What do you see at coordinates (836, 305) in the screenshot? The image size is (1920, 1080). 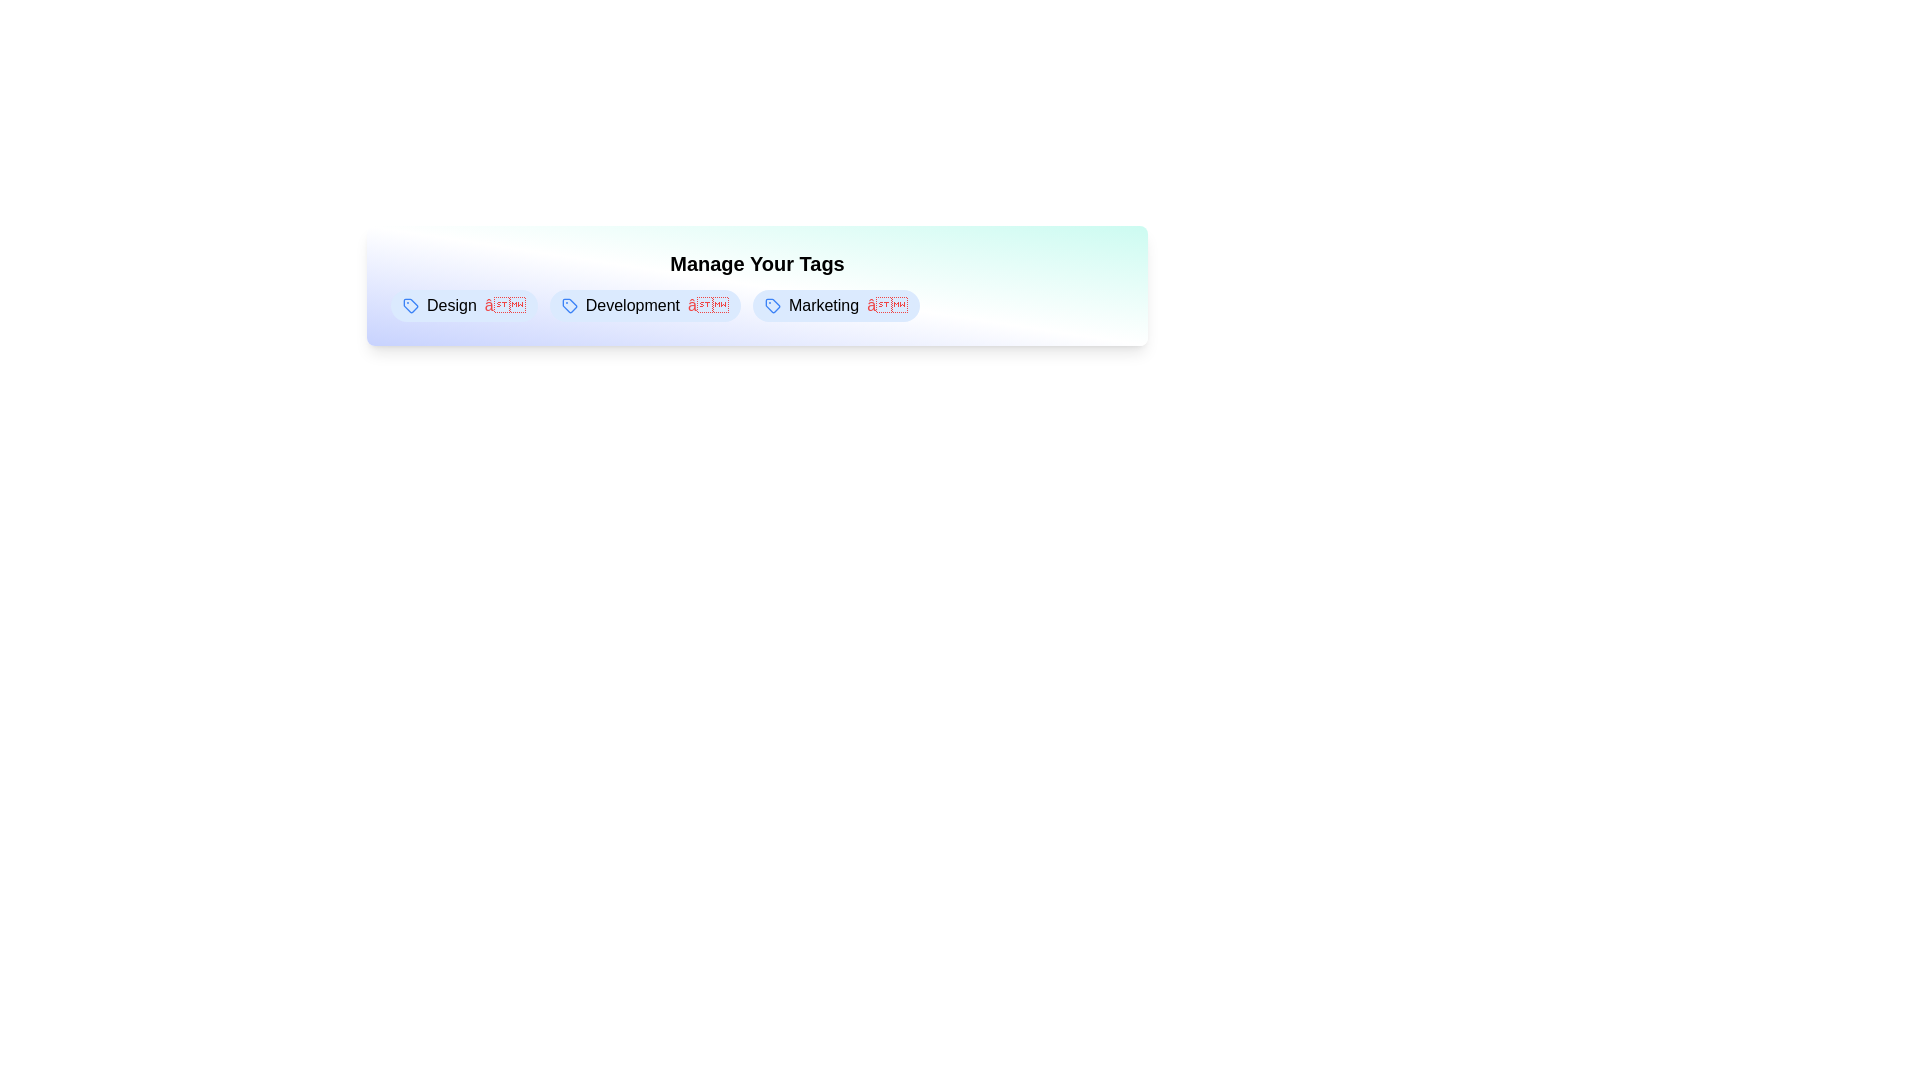 I see `the tag element labeled 'Marketing' to observe hover effects` at bounding box center [836, 305].